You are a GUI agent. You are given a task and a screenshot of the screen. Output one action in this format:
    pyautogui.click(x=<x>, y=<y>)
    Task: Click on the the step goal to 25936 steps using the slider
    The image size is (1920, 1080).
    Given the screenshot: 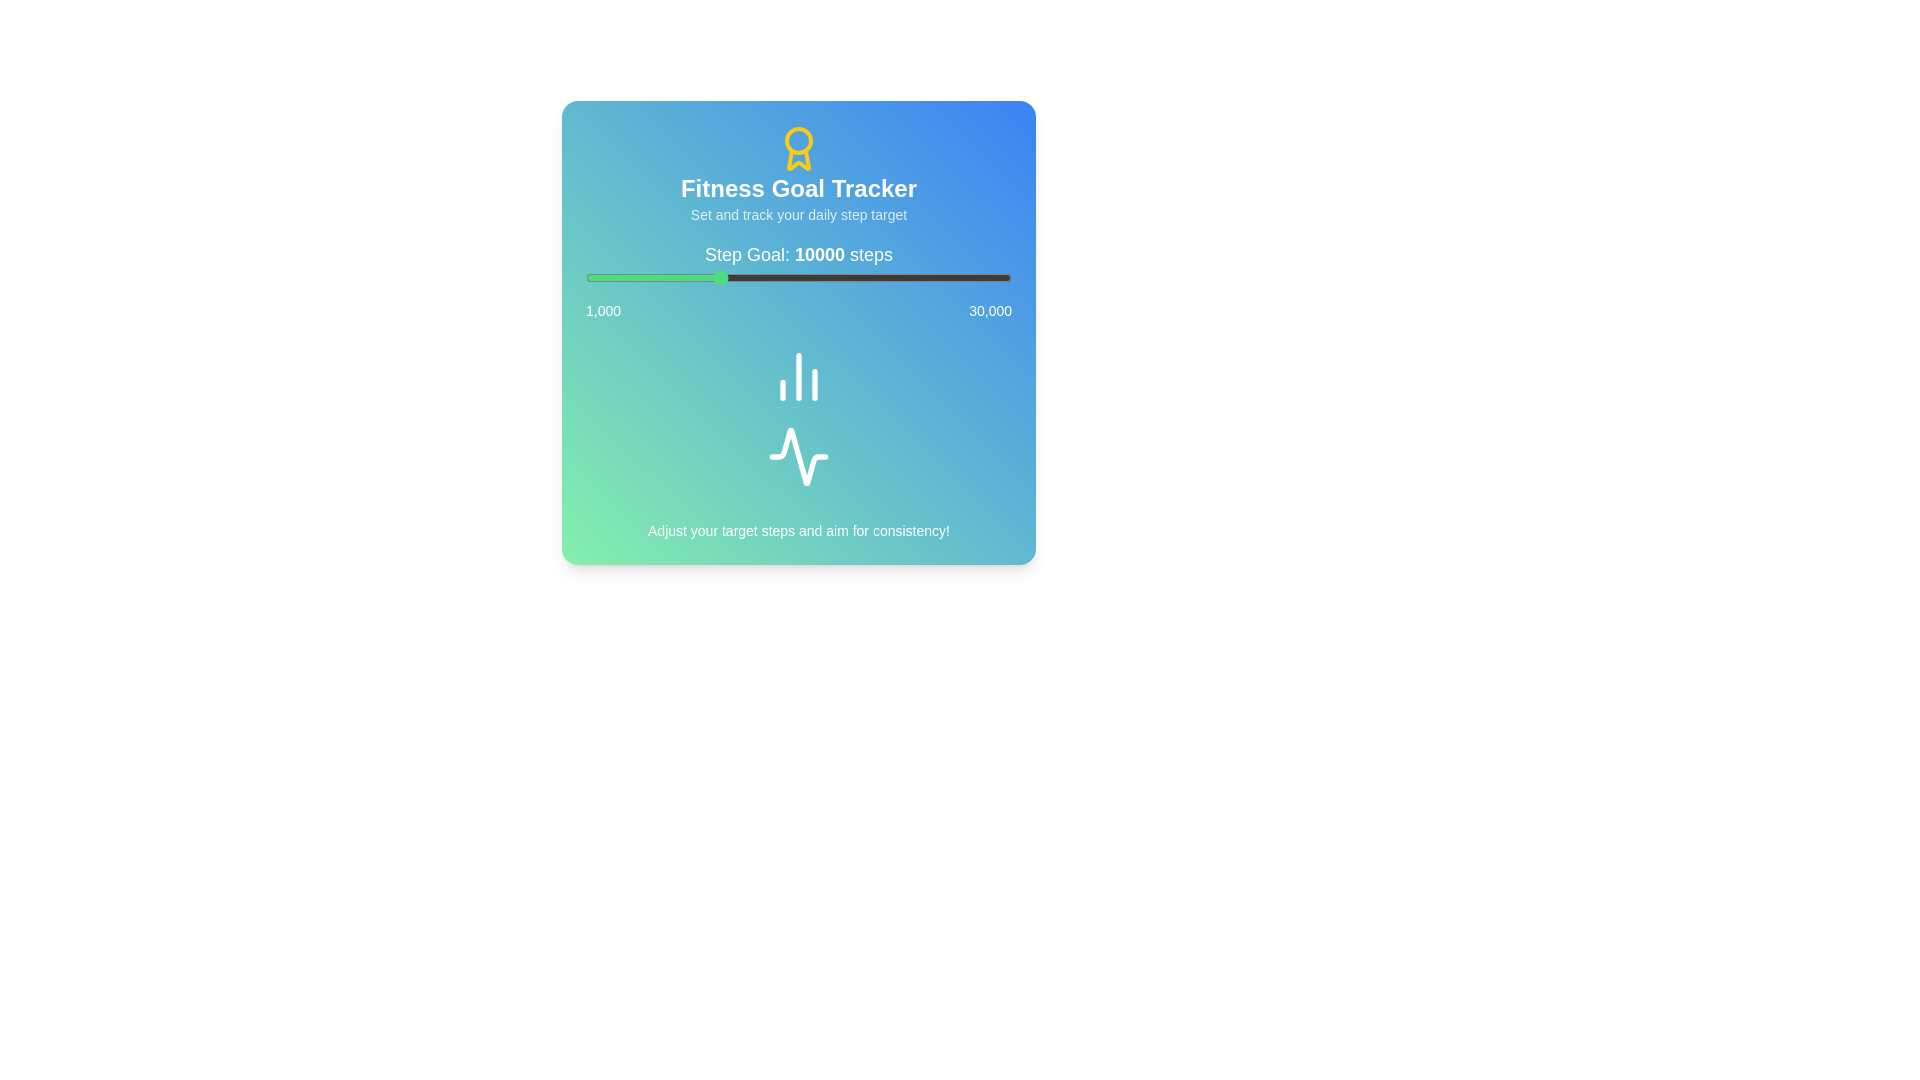 What is the action you would take?
    pyautogui.click(x=951, y=277)
    